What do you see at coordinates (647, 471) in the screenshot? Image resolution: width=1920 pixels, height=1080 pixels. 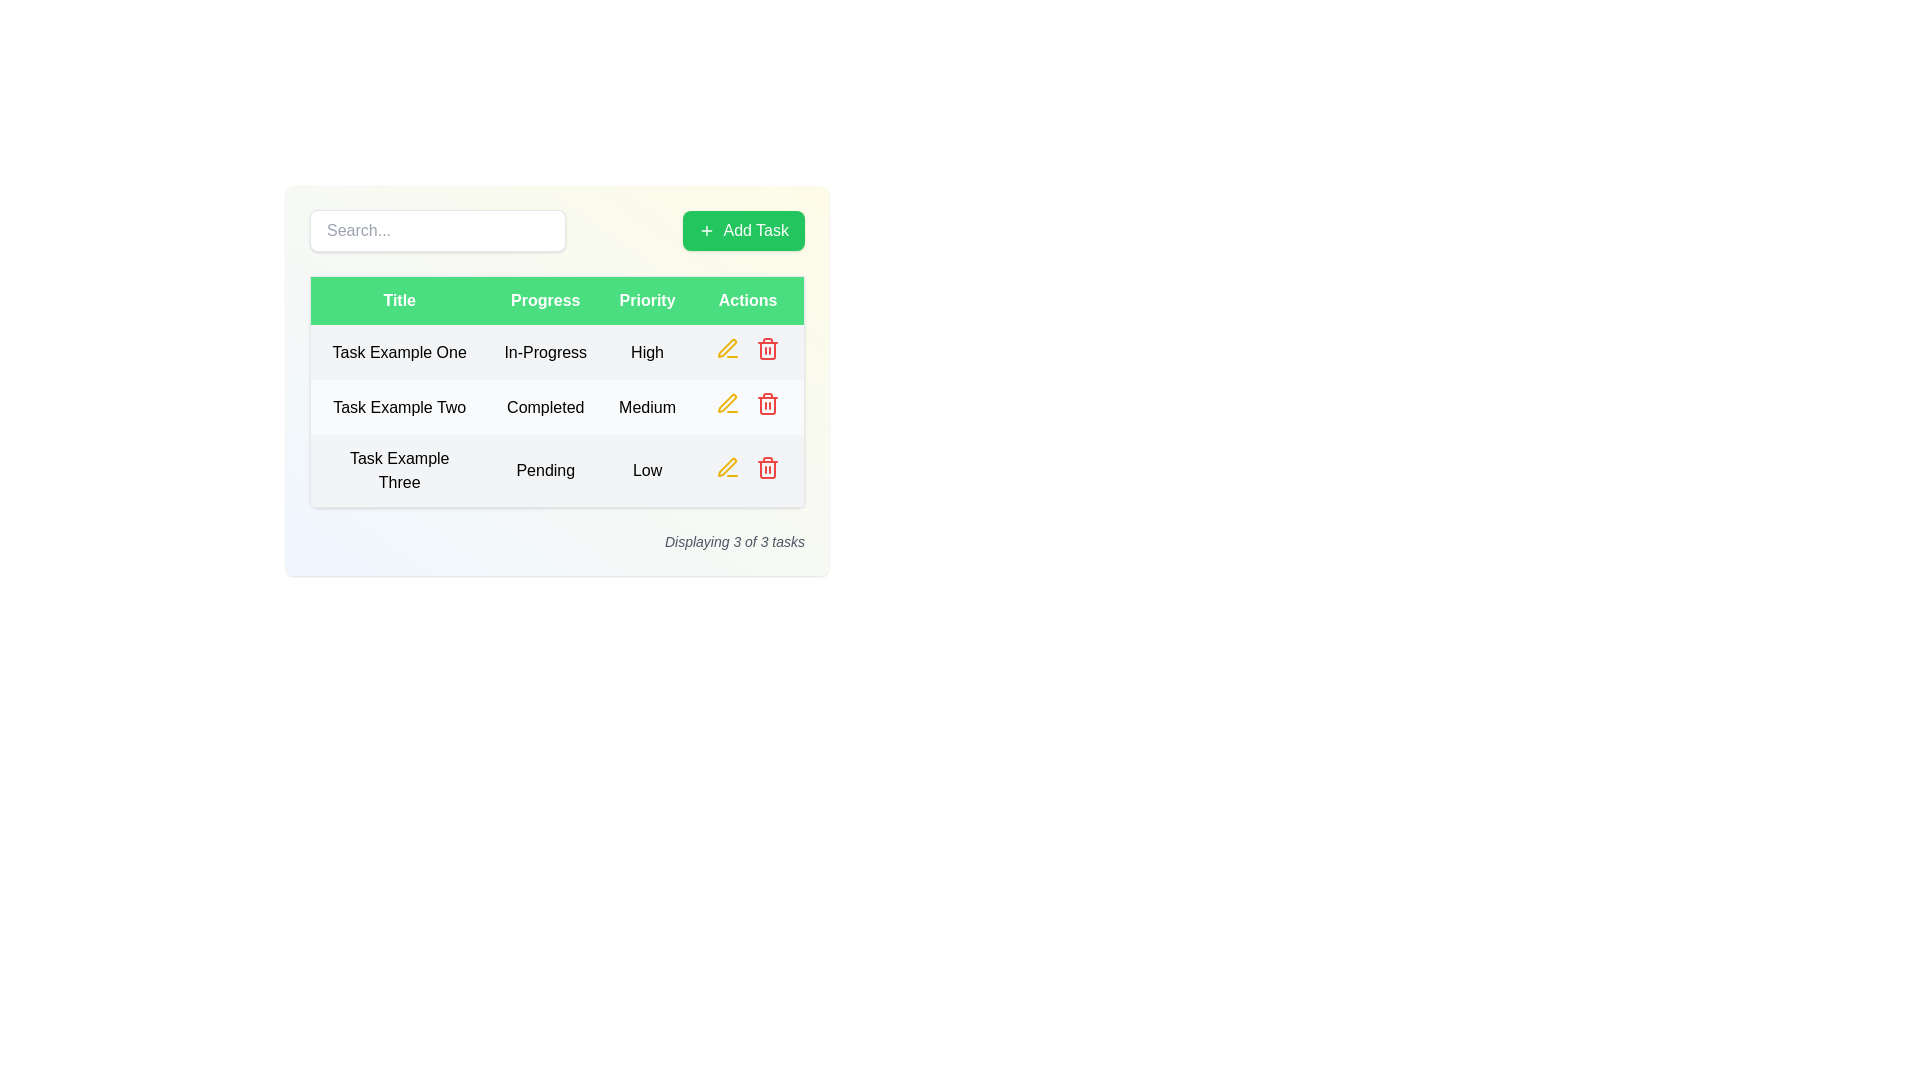 I see `the informational text label indicating the priority status of the task titled 'Task Example Three' in the 'Priority' column of the table` at bounding box center [647, 471].